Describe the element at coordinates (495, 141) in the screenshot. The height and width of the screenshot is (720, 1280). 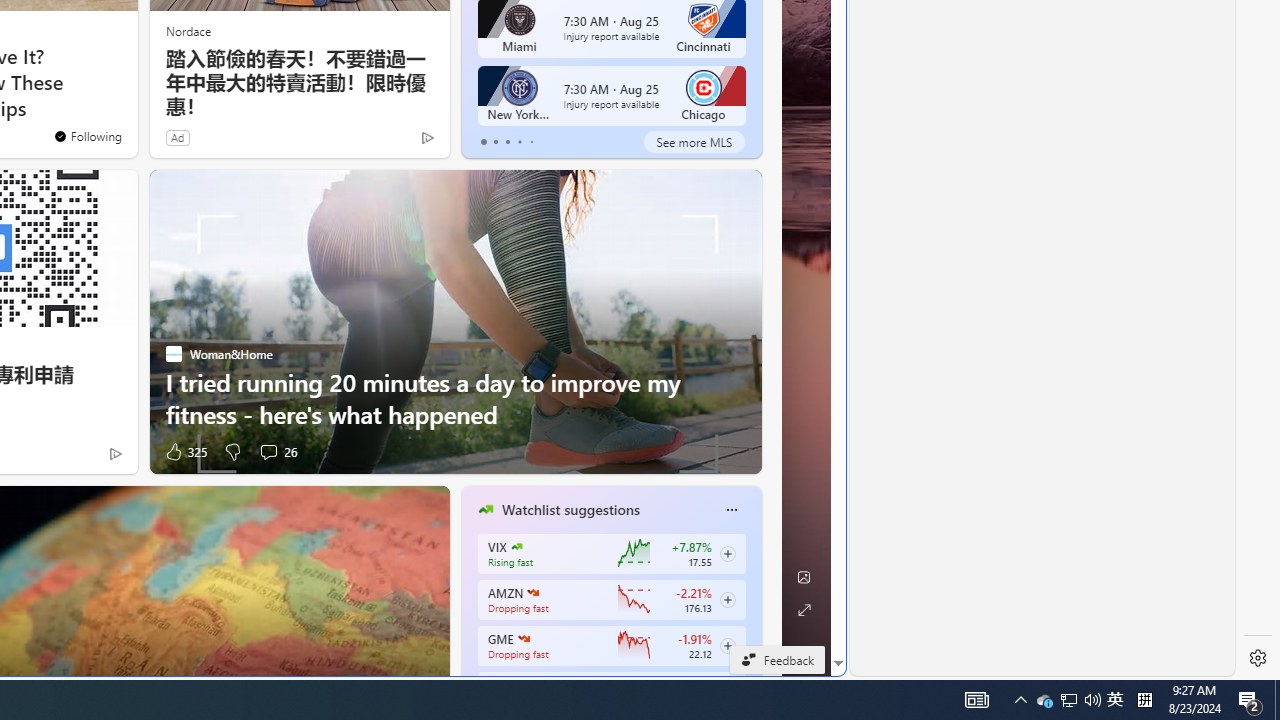
I see `'tab-1'` at that location.